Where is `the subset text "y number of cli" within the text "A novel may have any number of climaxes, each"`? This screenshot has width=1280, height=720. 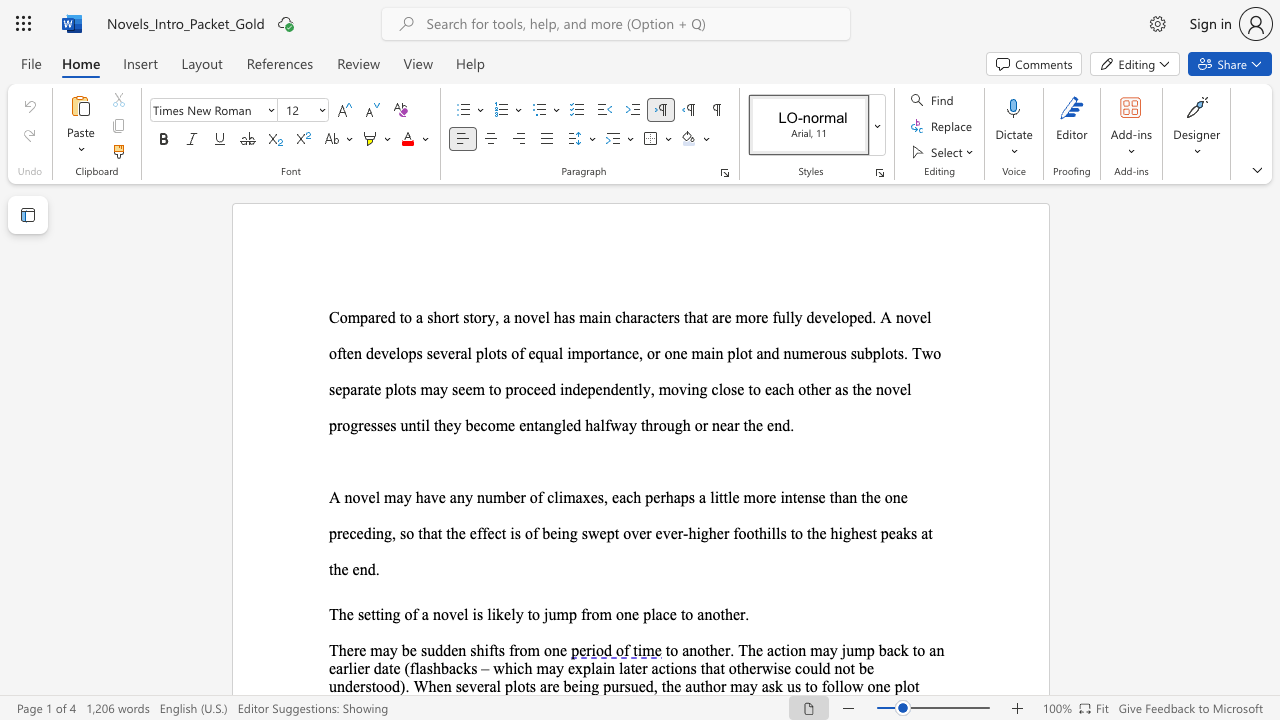 the subset text "y number of cli" within the text "A novel may have any number of climaxes, each" is located at coordinates (463, 496).